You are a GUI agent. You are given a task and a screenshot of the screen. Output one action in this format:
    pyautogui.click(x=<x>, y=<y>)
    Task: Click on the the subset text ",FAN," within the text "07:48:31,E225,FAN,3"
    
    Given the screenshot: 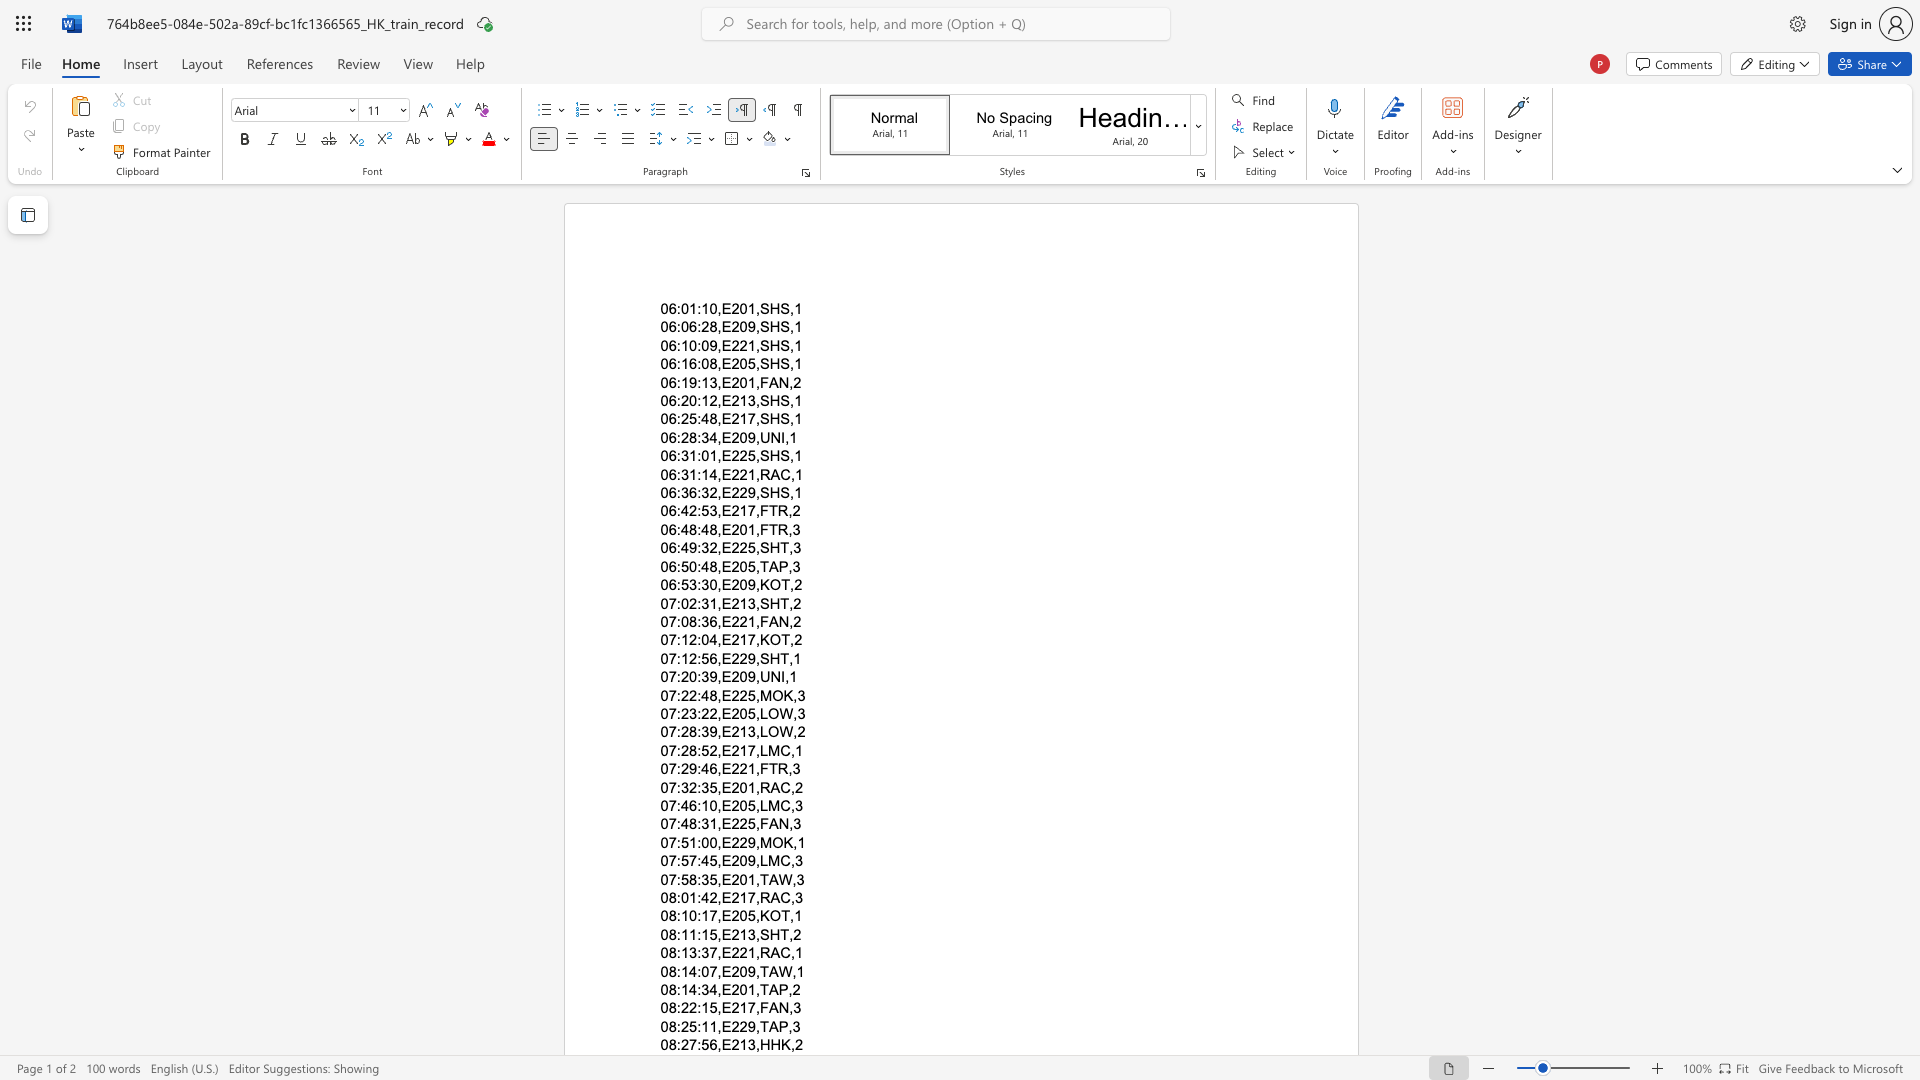 What is the action you would take?
    pyautogui.click(x=754, y=824)
    